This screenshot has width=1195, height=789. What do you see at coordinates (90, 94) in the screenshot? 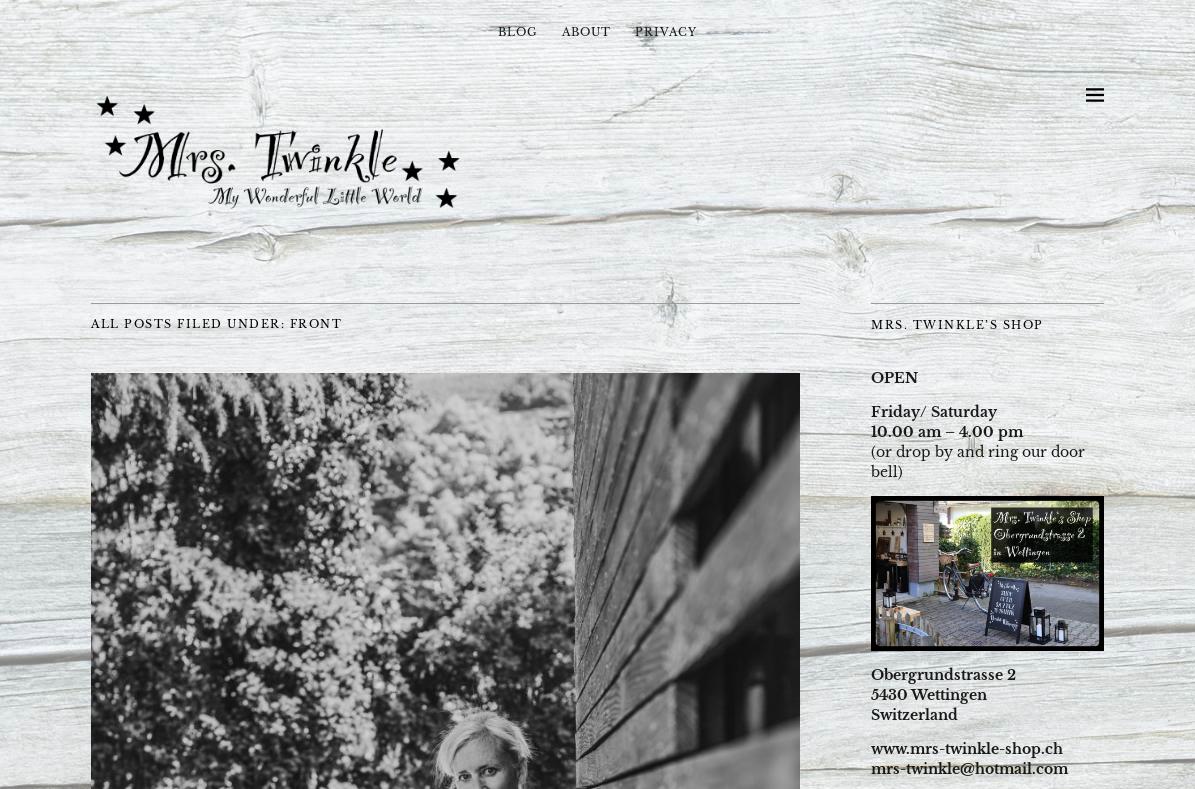
I see `'Mrs. Twinkle'` at bounding box center [90, 94].